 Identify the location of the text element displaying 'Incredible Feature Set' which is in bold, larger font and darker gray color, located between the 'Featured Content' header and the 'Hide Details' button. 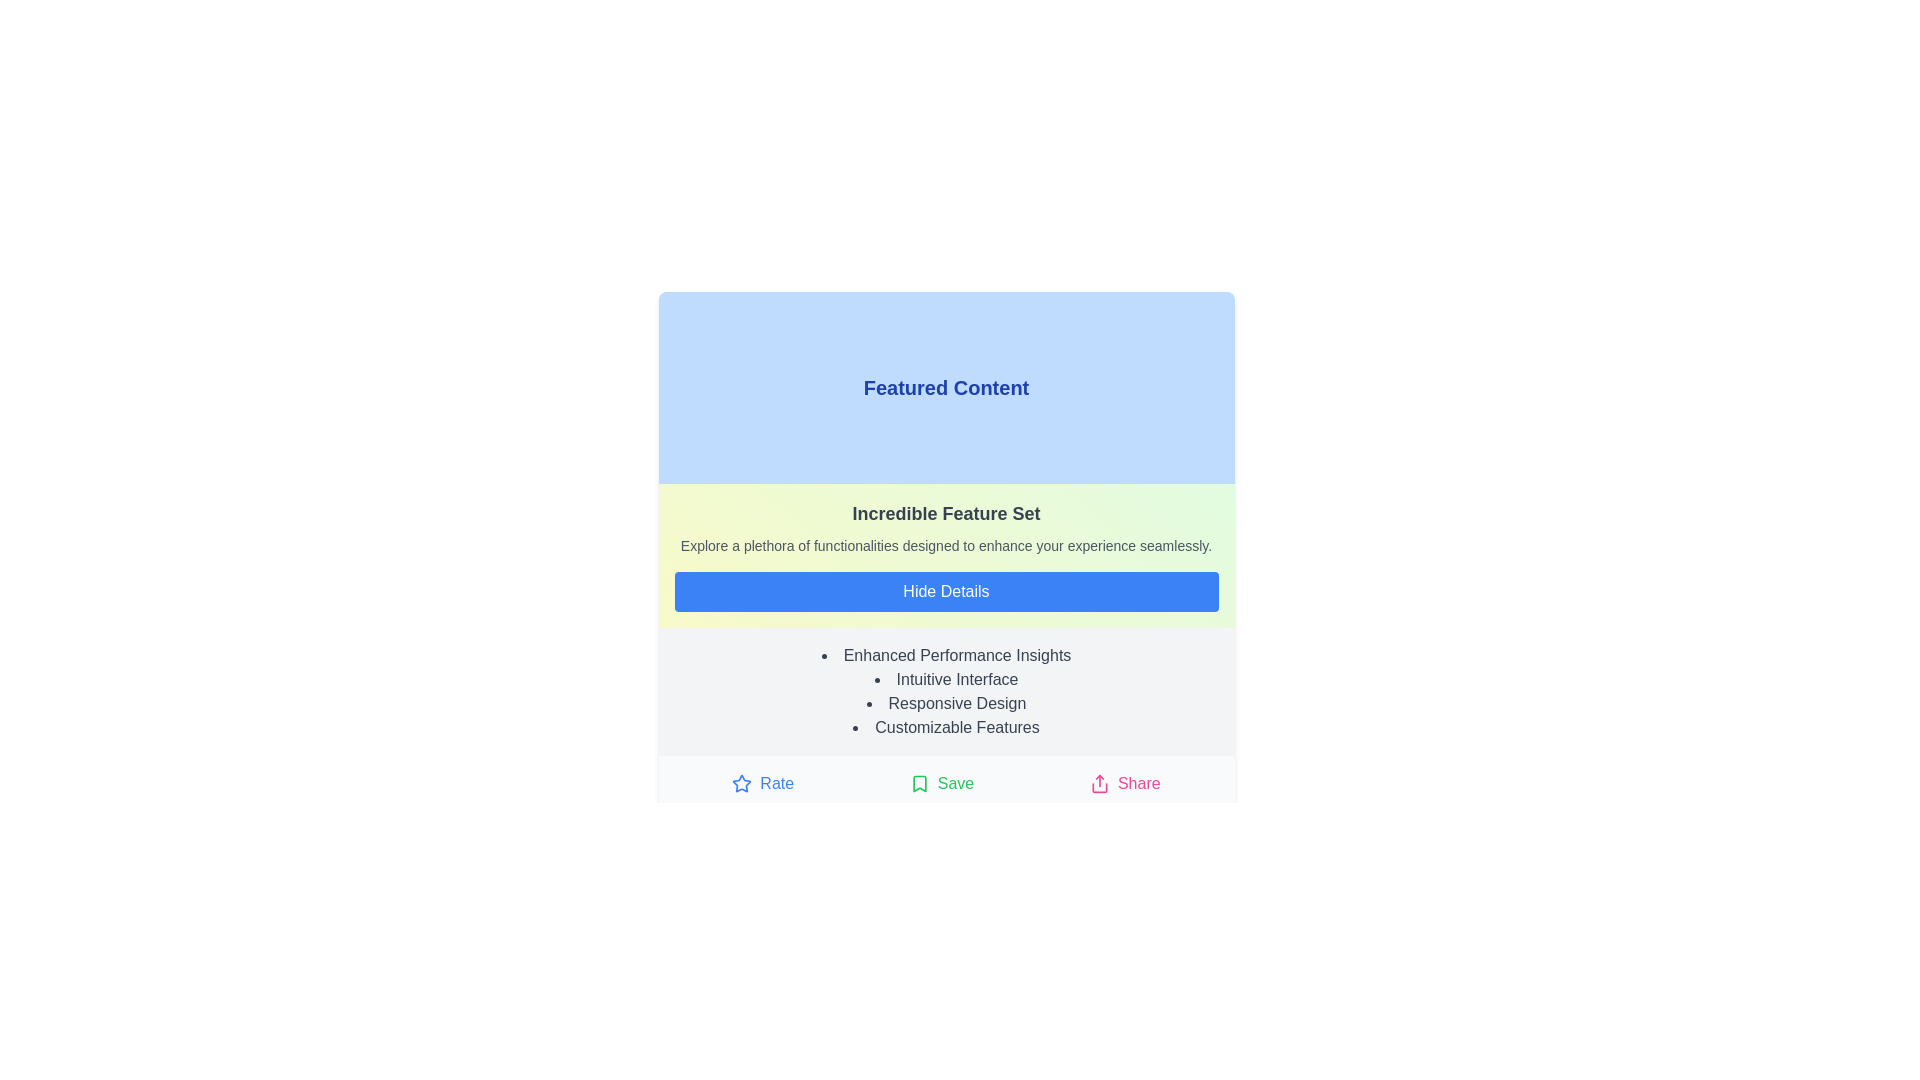
(945, 512).